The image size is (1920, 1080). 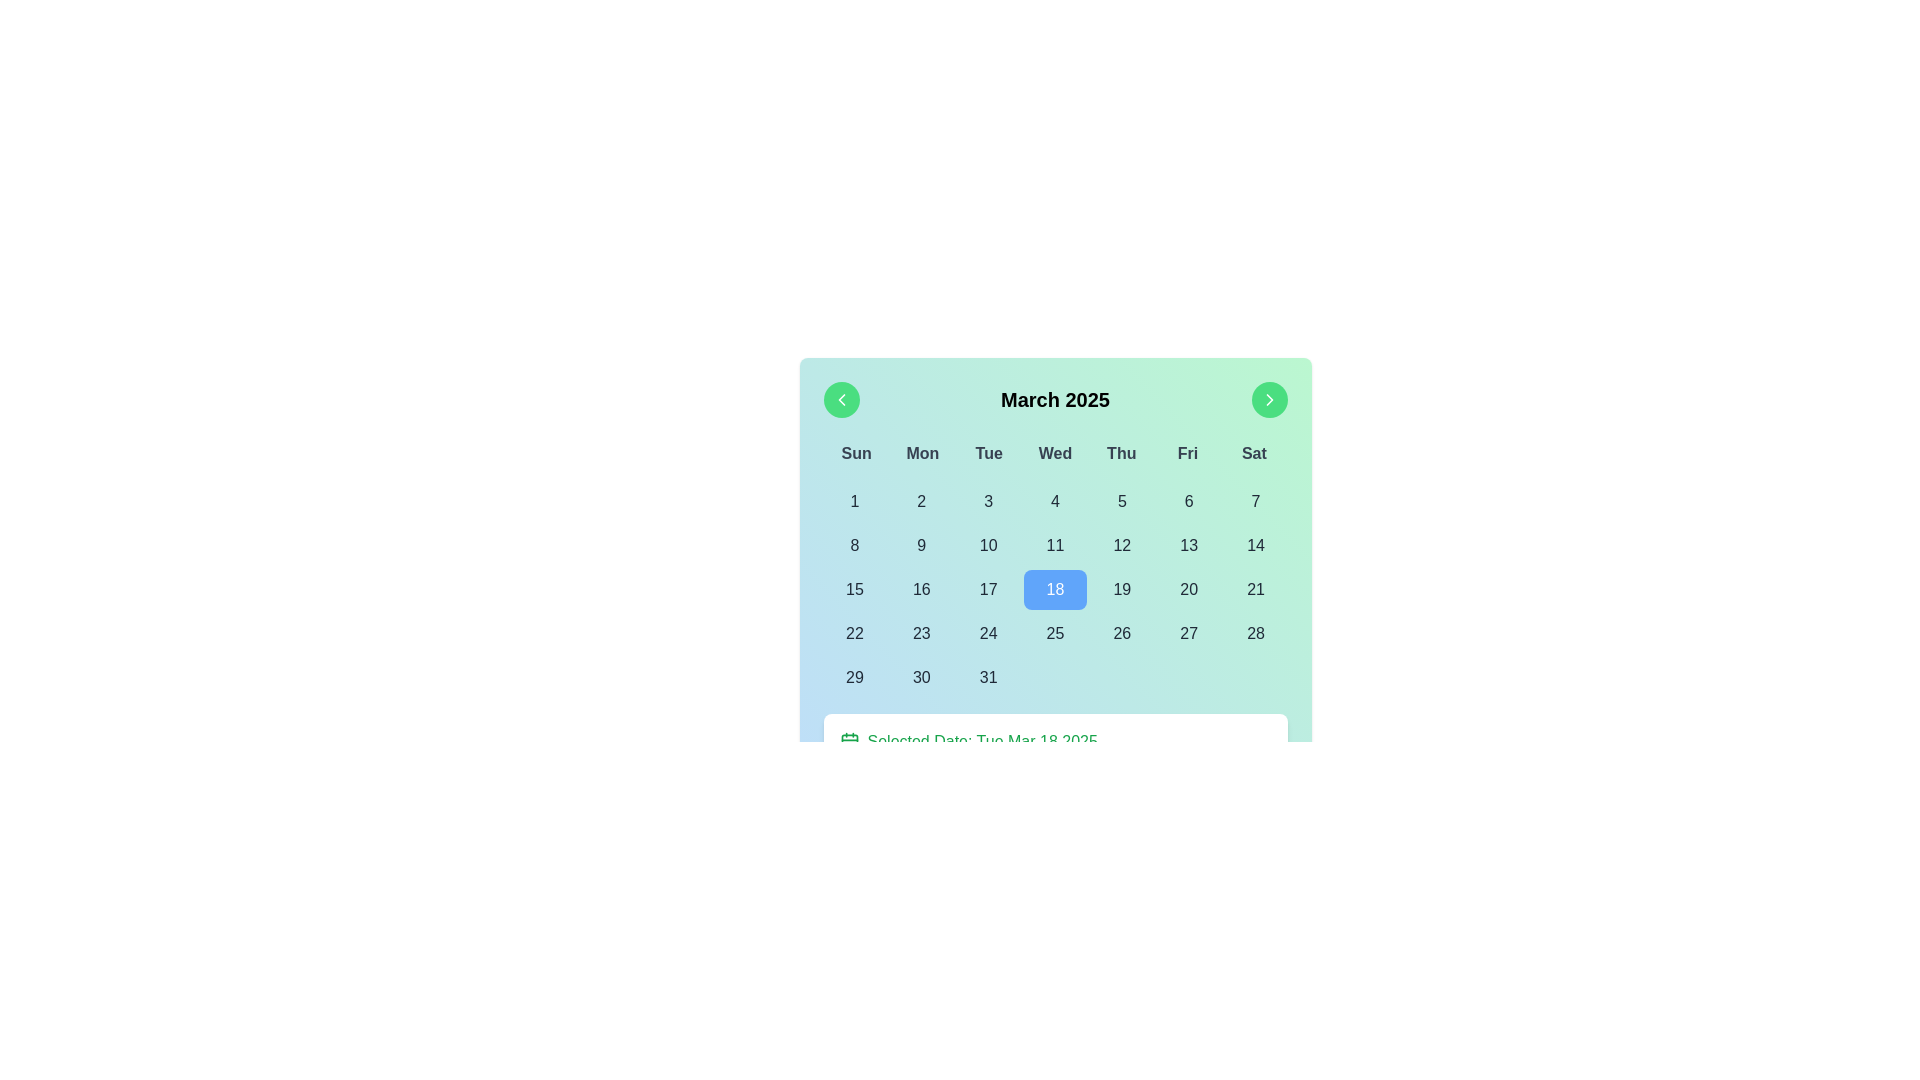 What do you see at coordinates (1054, 400) in the screenshot?
I see `the Text Header that displays the current month and year in the calendar, located at the top of the calendar component` at bounding box center [1054, 400].